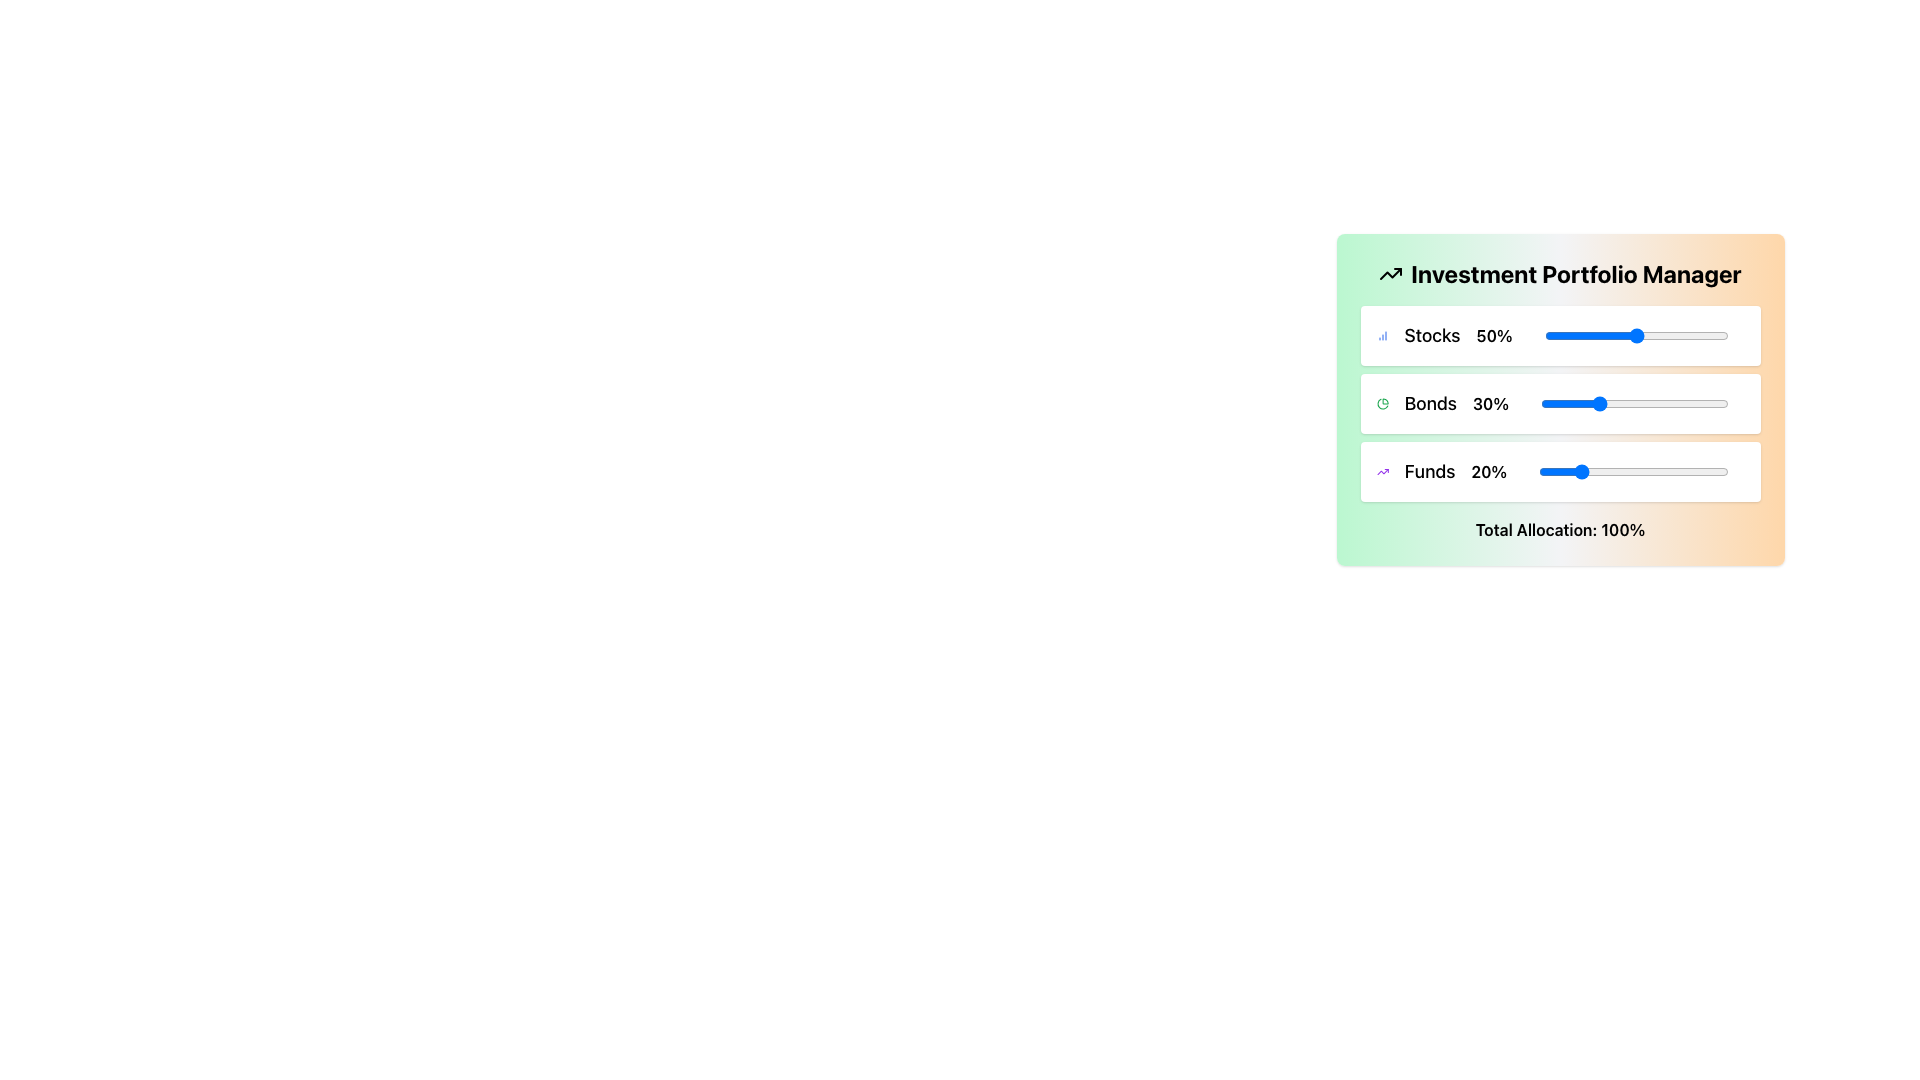 This screenshot has height=1080, width=1920. I want to click on the 'Funds' allocation, so click(1605, 471).